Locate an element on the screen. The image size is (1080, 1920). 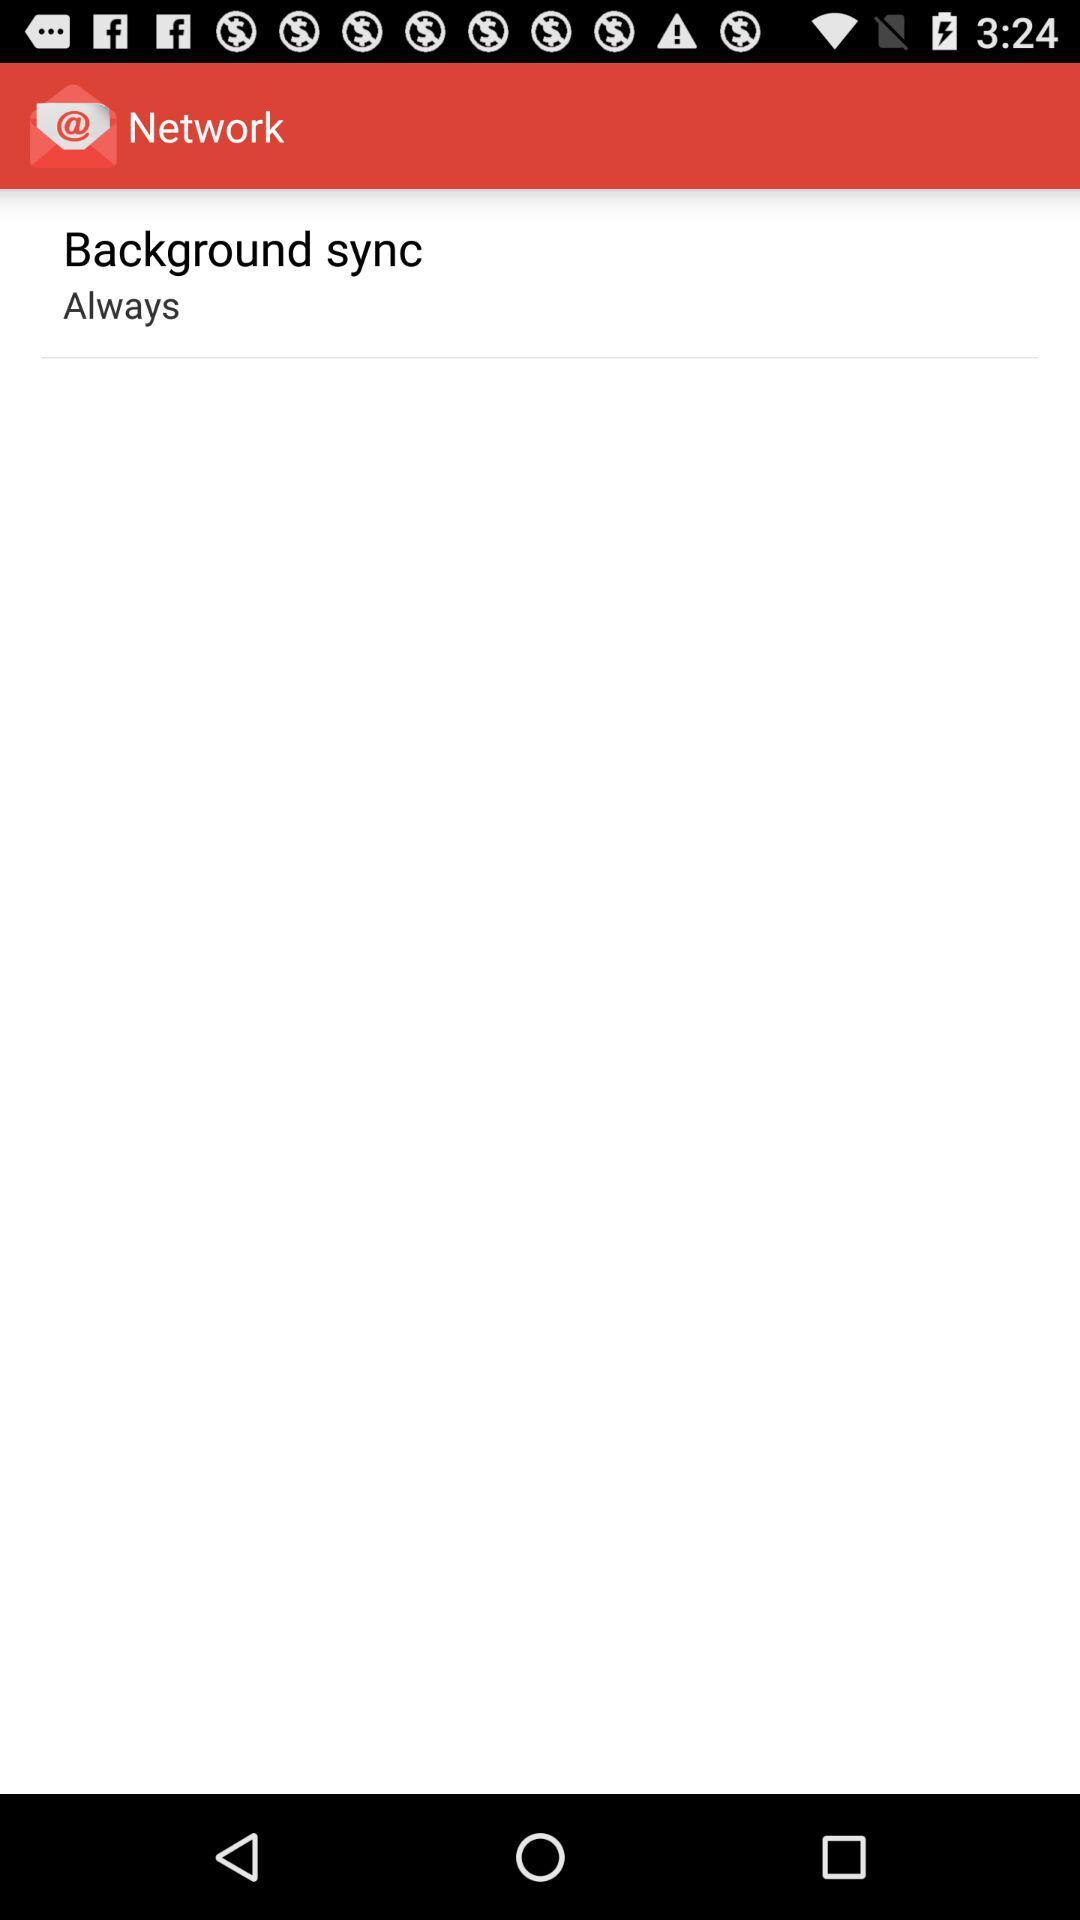
always is located at coordinates (121, 303).